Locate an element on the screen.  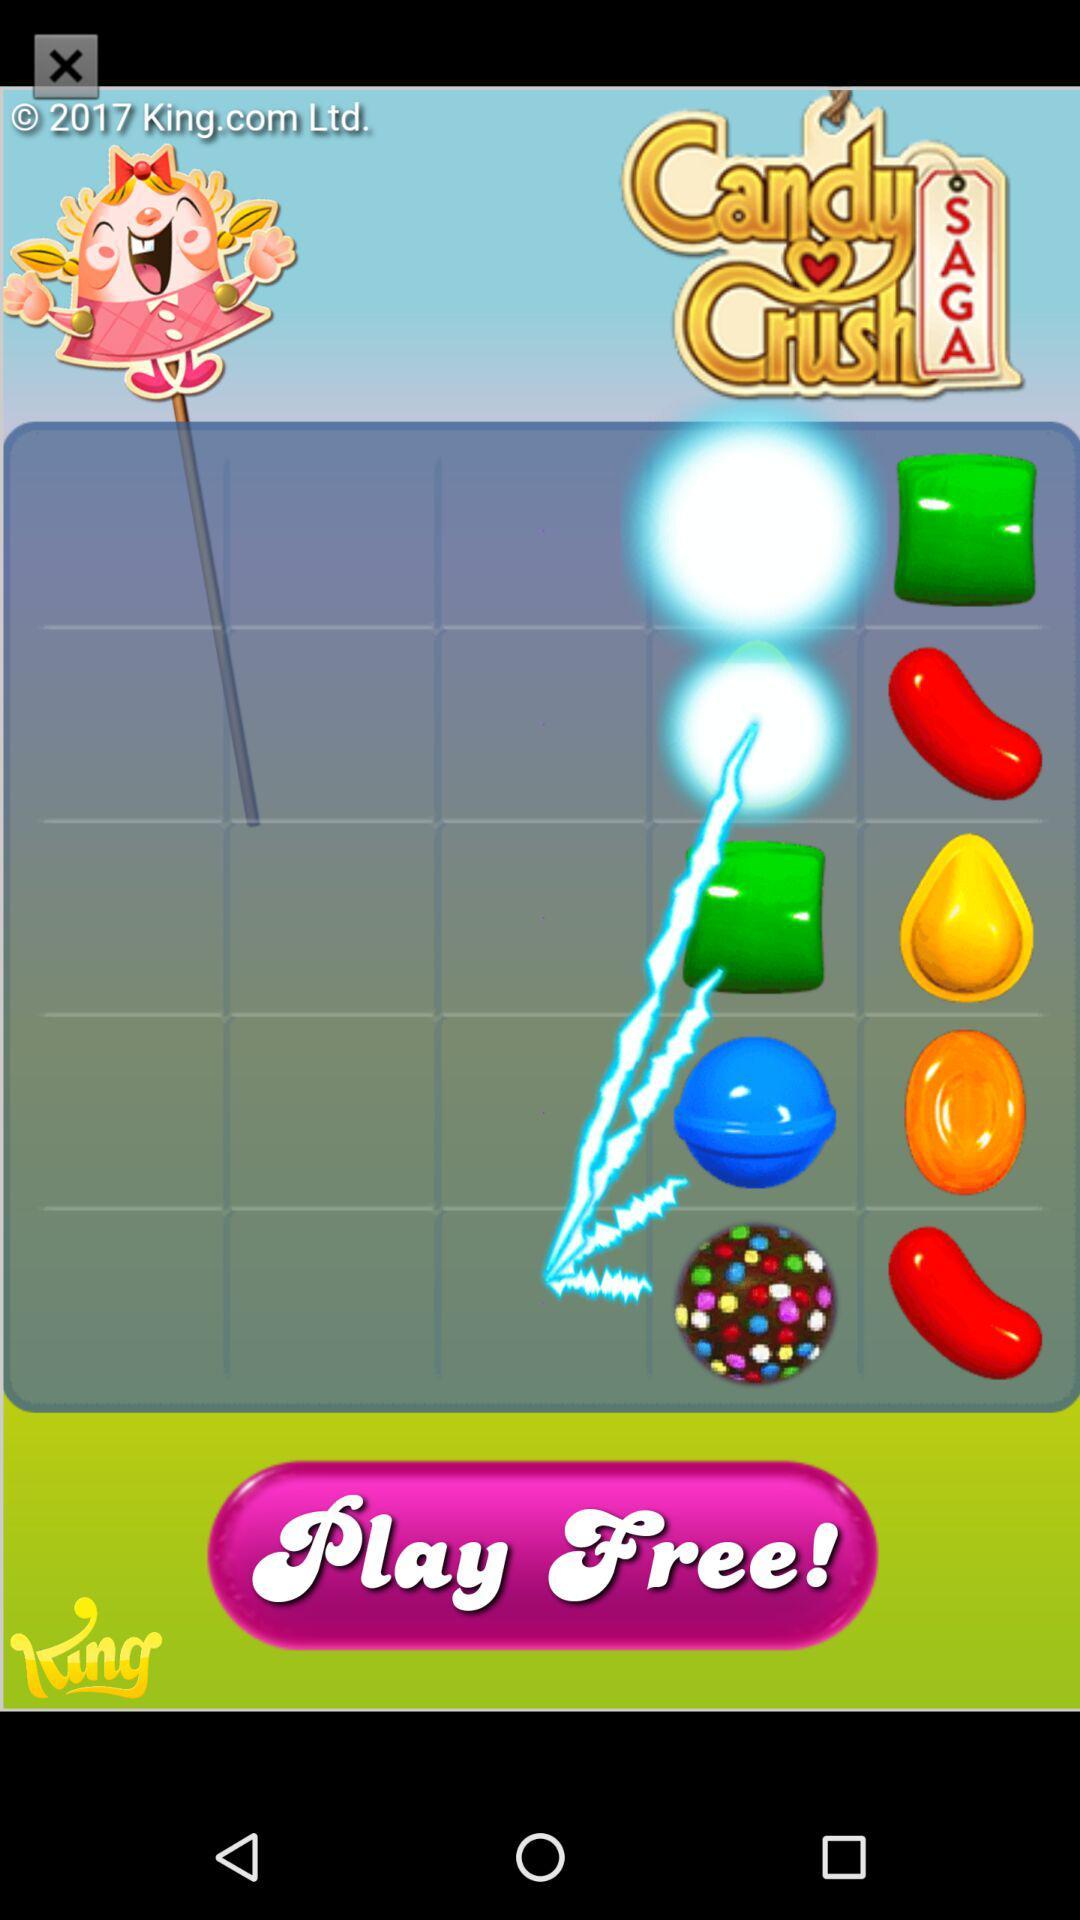
the close icon is located at coordinates (64, 70).